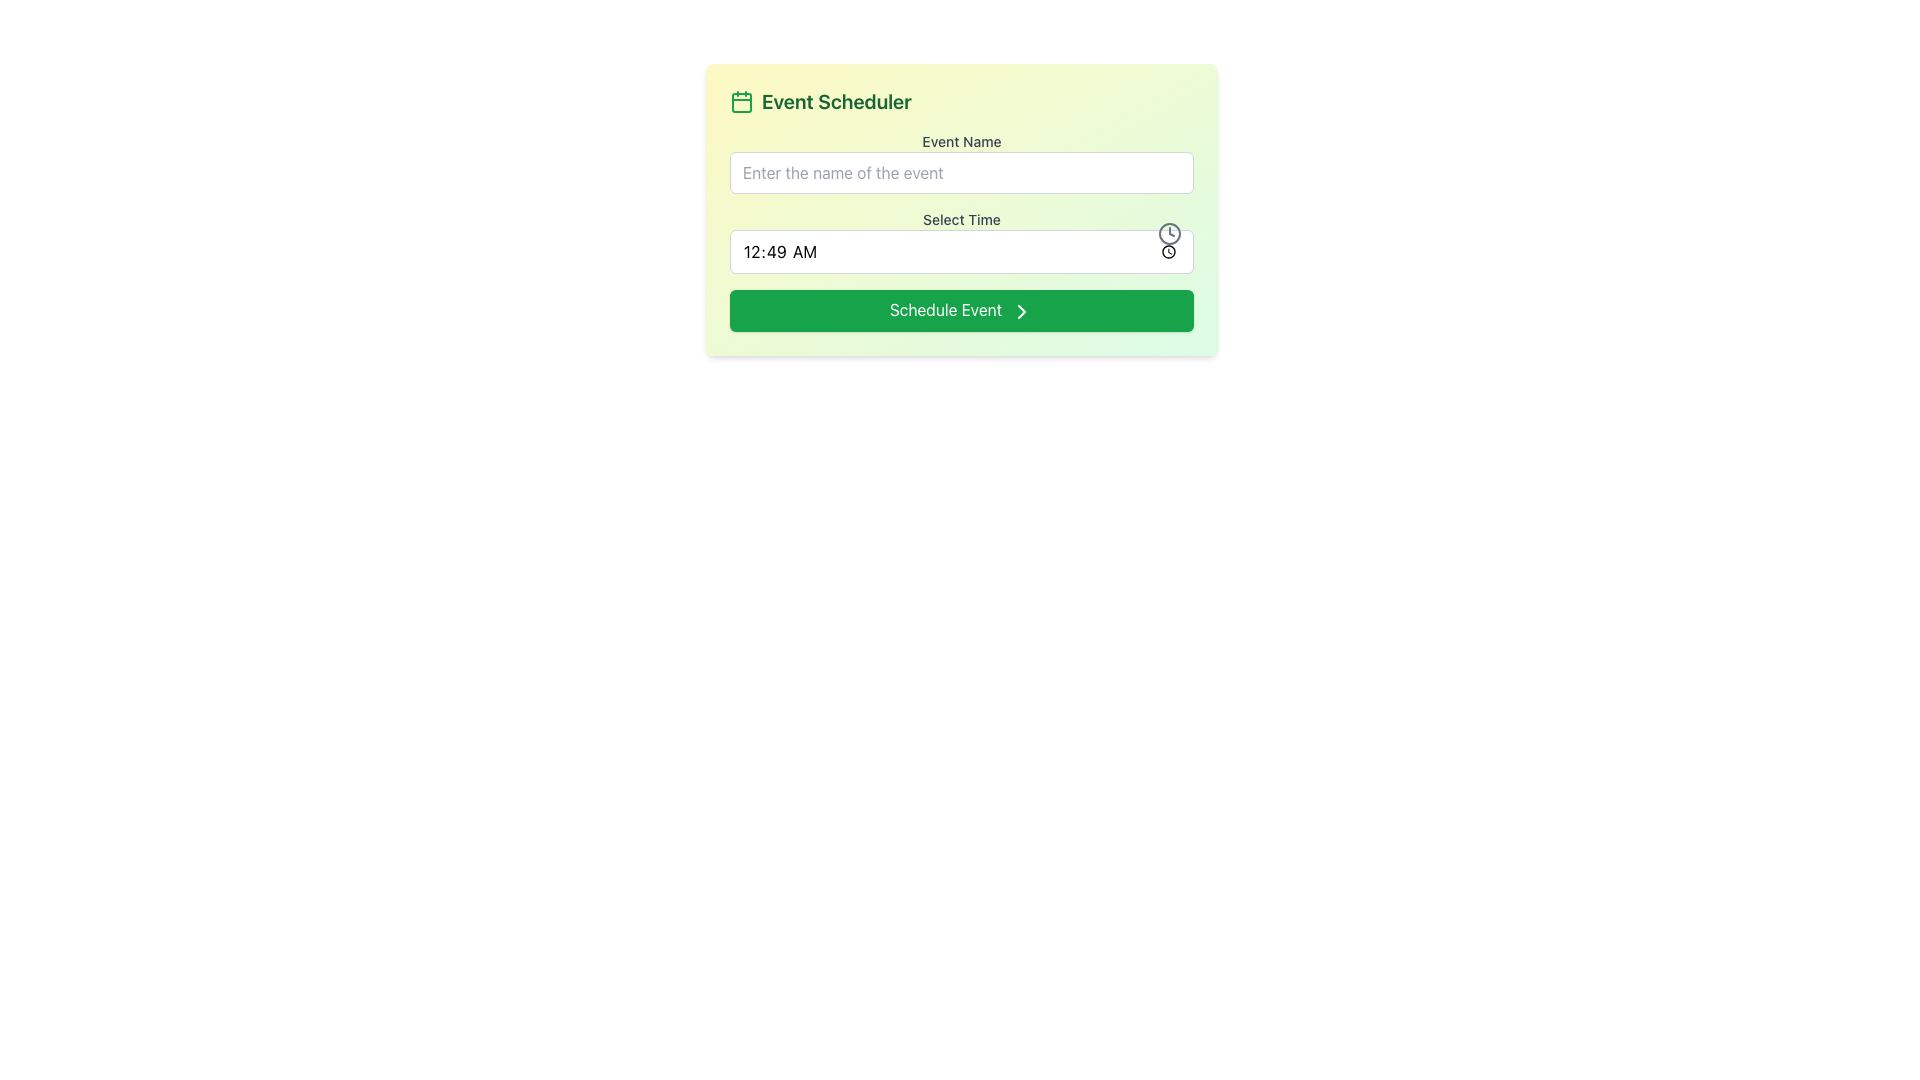 The image size is (1920, 1080). I want to click on the label element that describes the 'Event Name' section, which is positioned directly above the input field for entering the event name, so click(961, 141).